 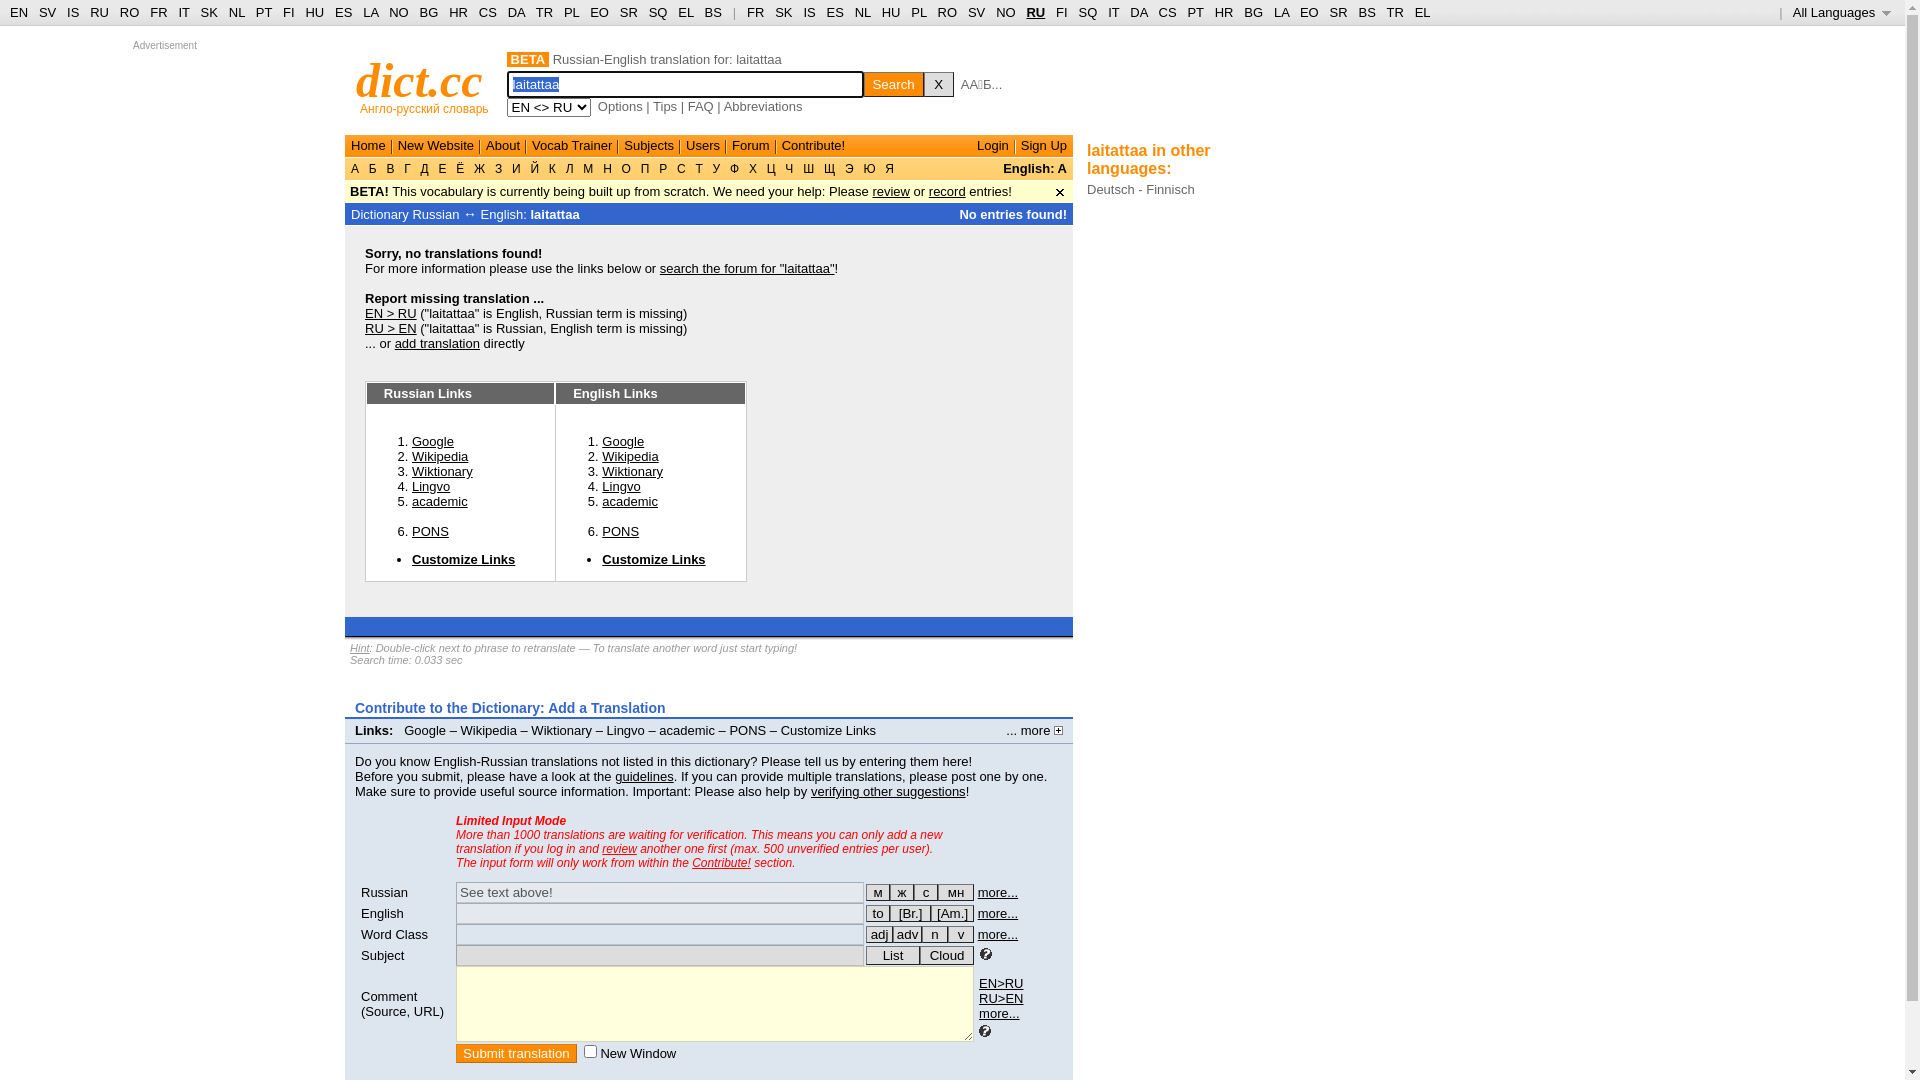 I want to click on 'English', so click(x=382, y=913).